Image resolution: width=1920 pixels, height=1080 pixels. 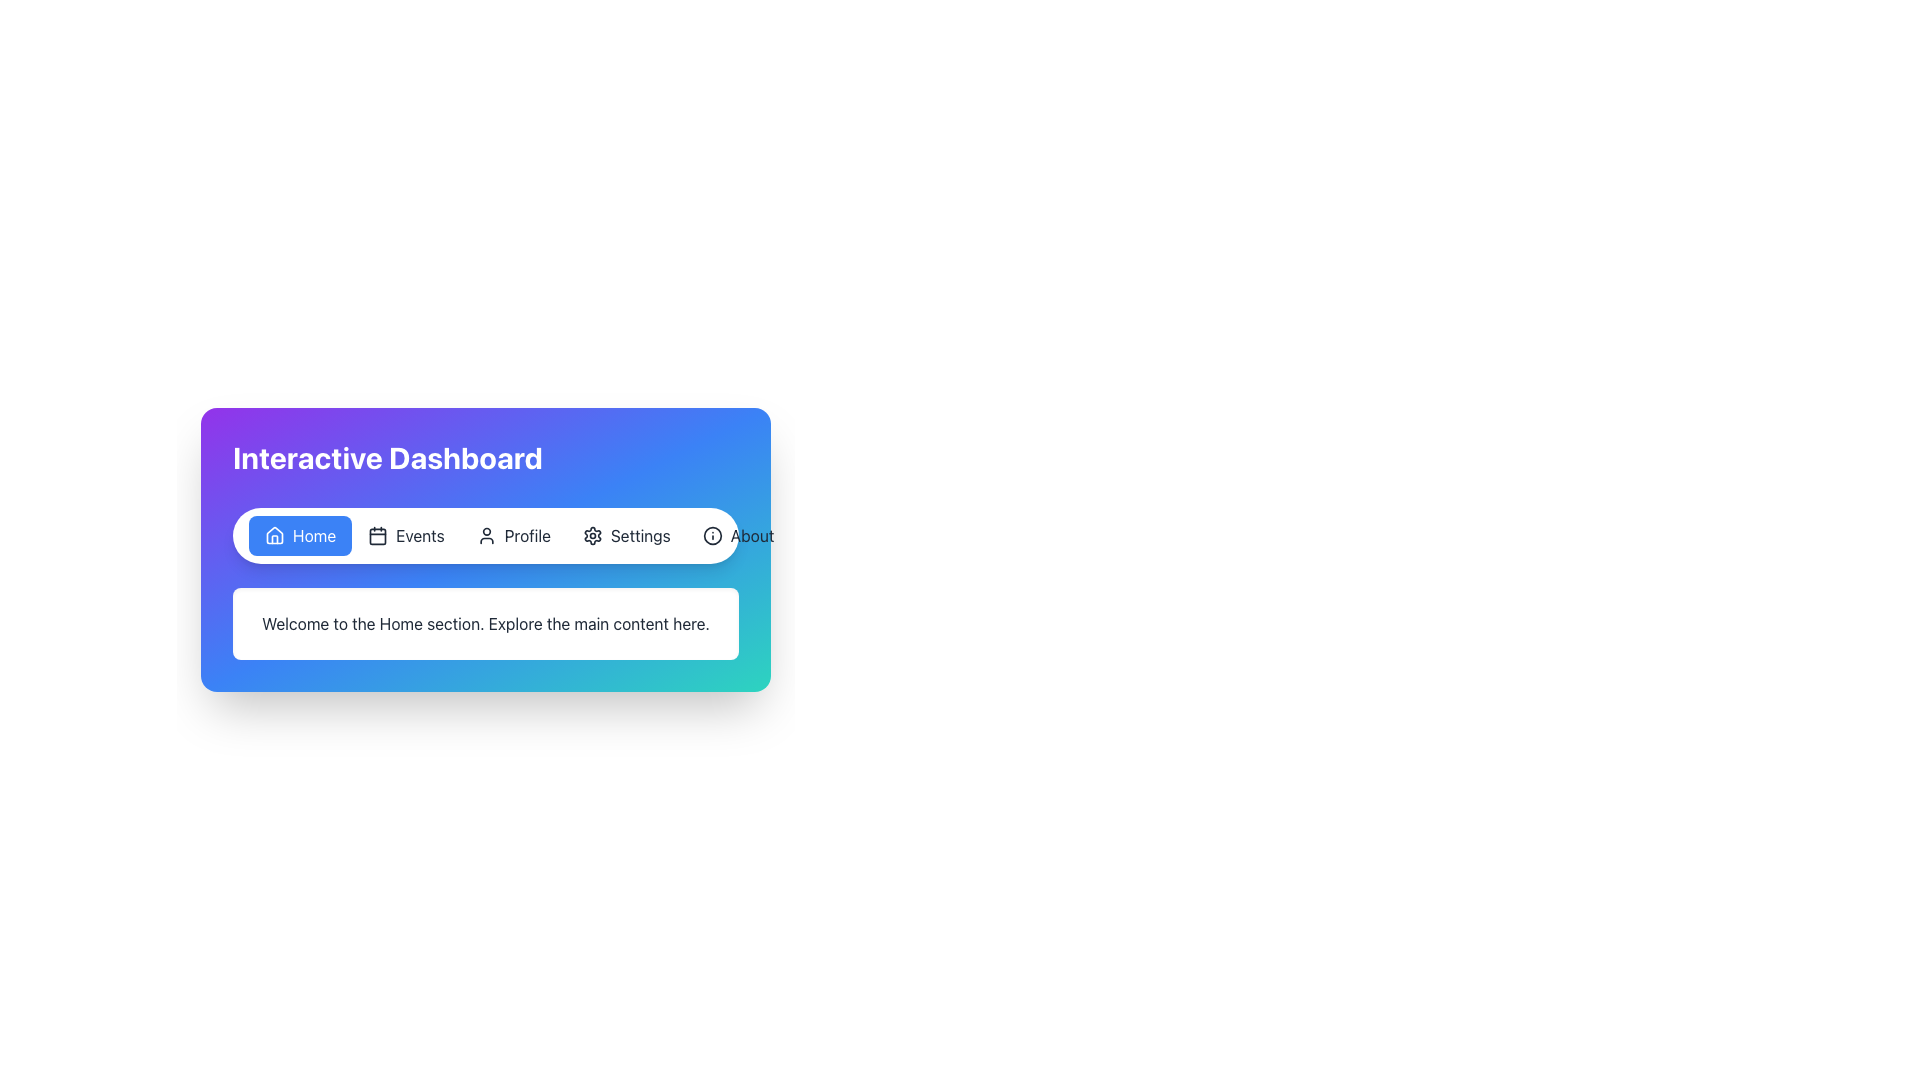 I want to click on the user's profile section navigation item, so click(x=485, y=535).